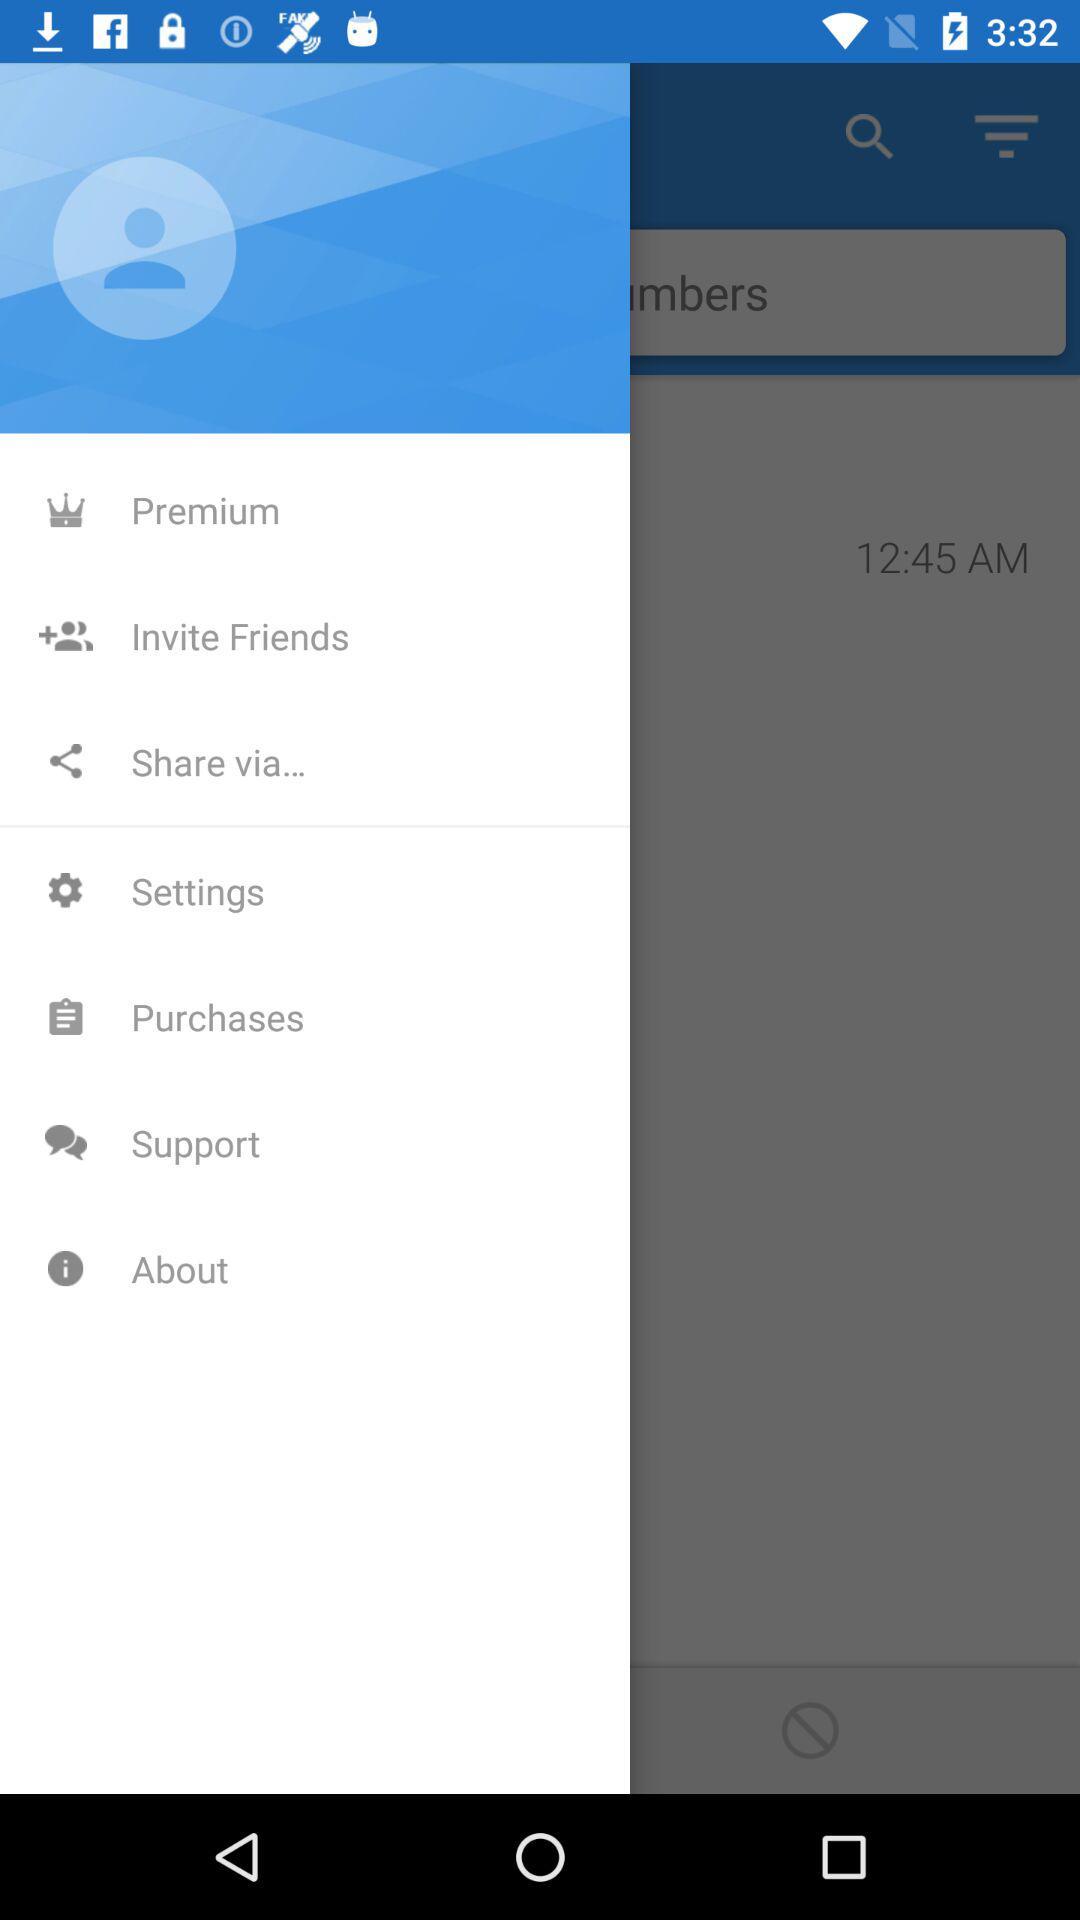  Describe the element at coordinates (1006, 135) in the screenshot. I see `the three identical lines at the top right corner of the page` at that location.